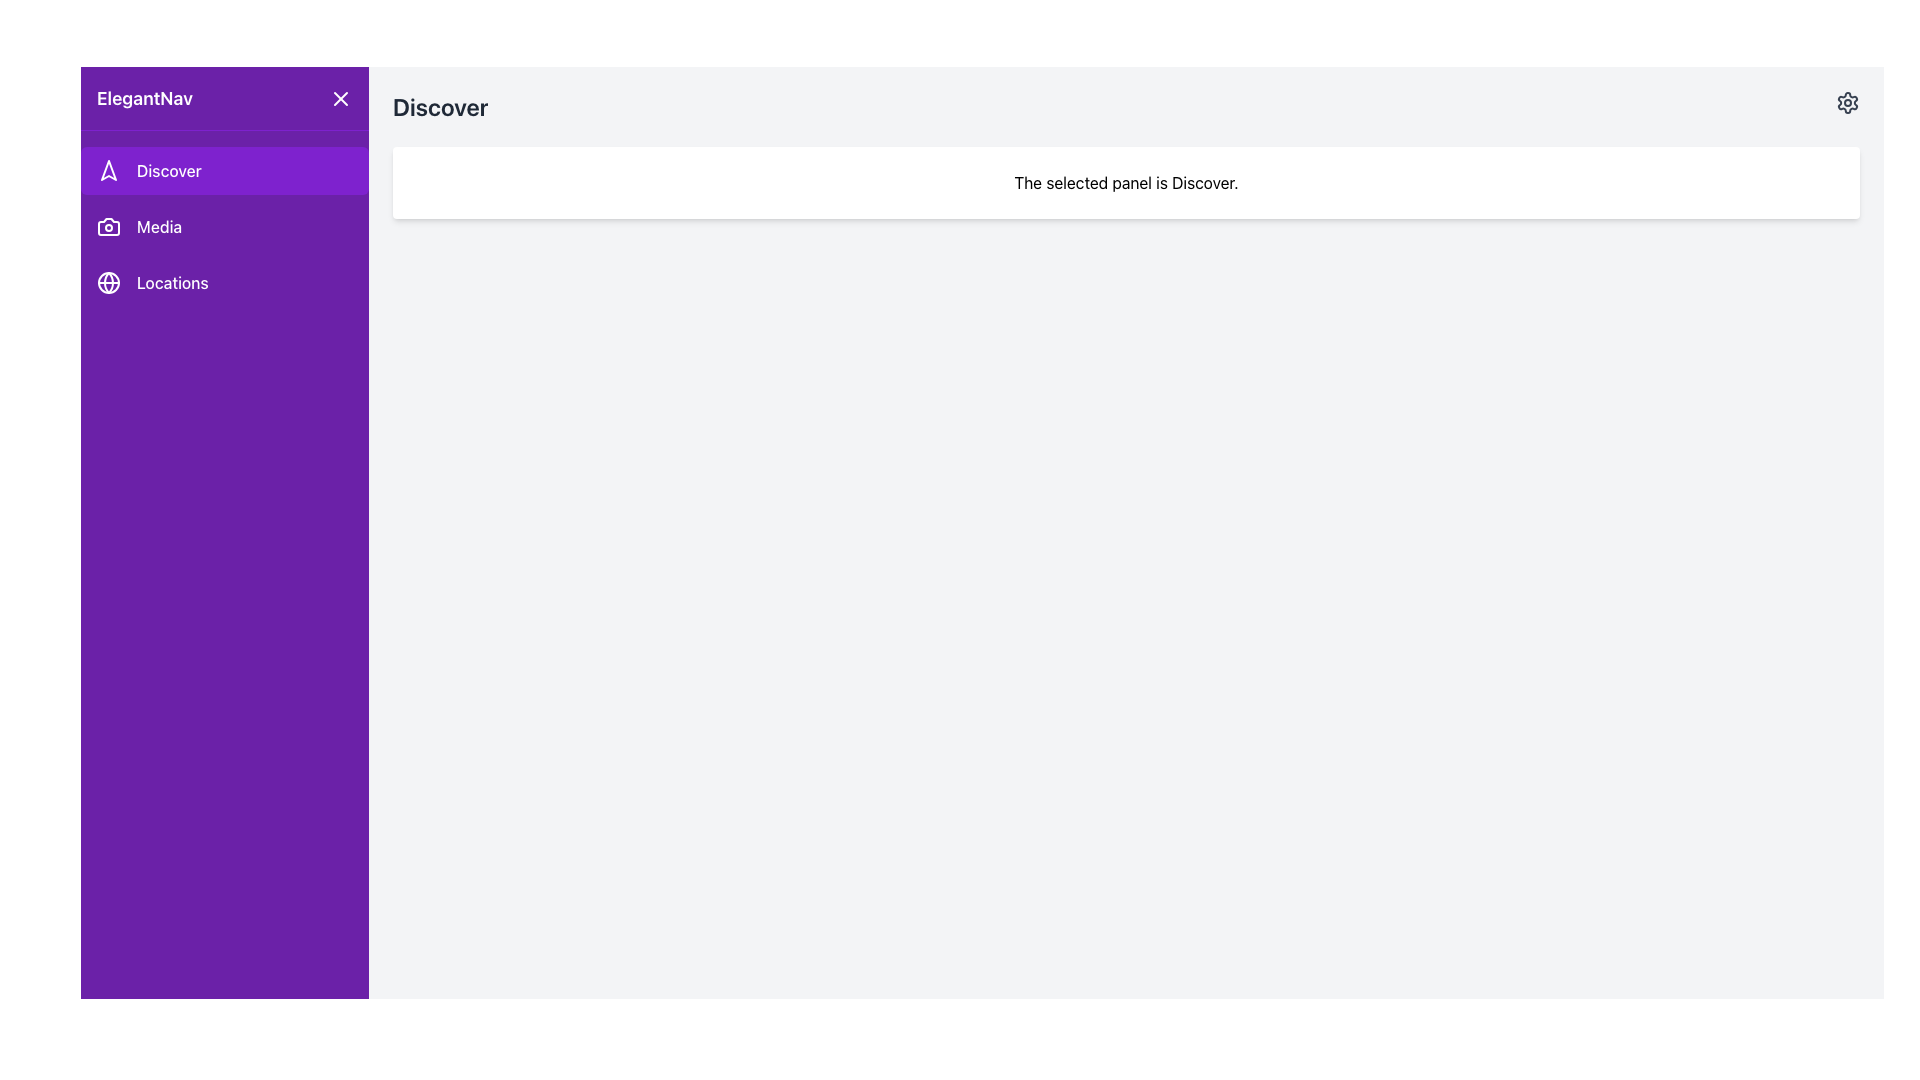  Describe the element at coordinates (172, 282) in the screenshot. I see `the Text Label in the sidebar that serves as a label for a navigation menu item related to locations, which is the third item in the vertical menu structure after 'Discover' and 'Media'` at that location.